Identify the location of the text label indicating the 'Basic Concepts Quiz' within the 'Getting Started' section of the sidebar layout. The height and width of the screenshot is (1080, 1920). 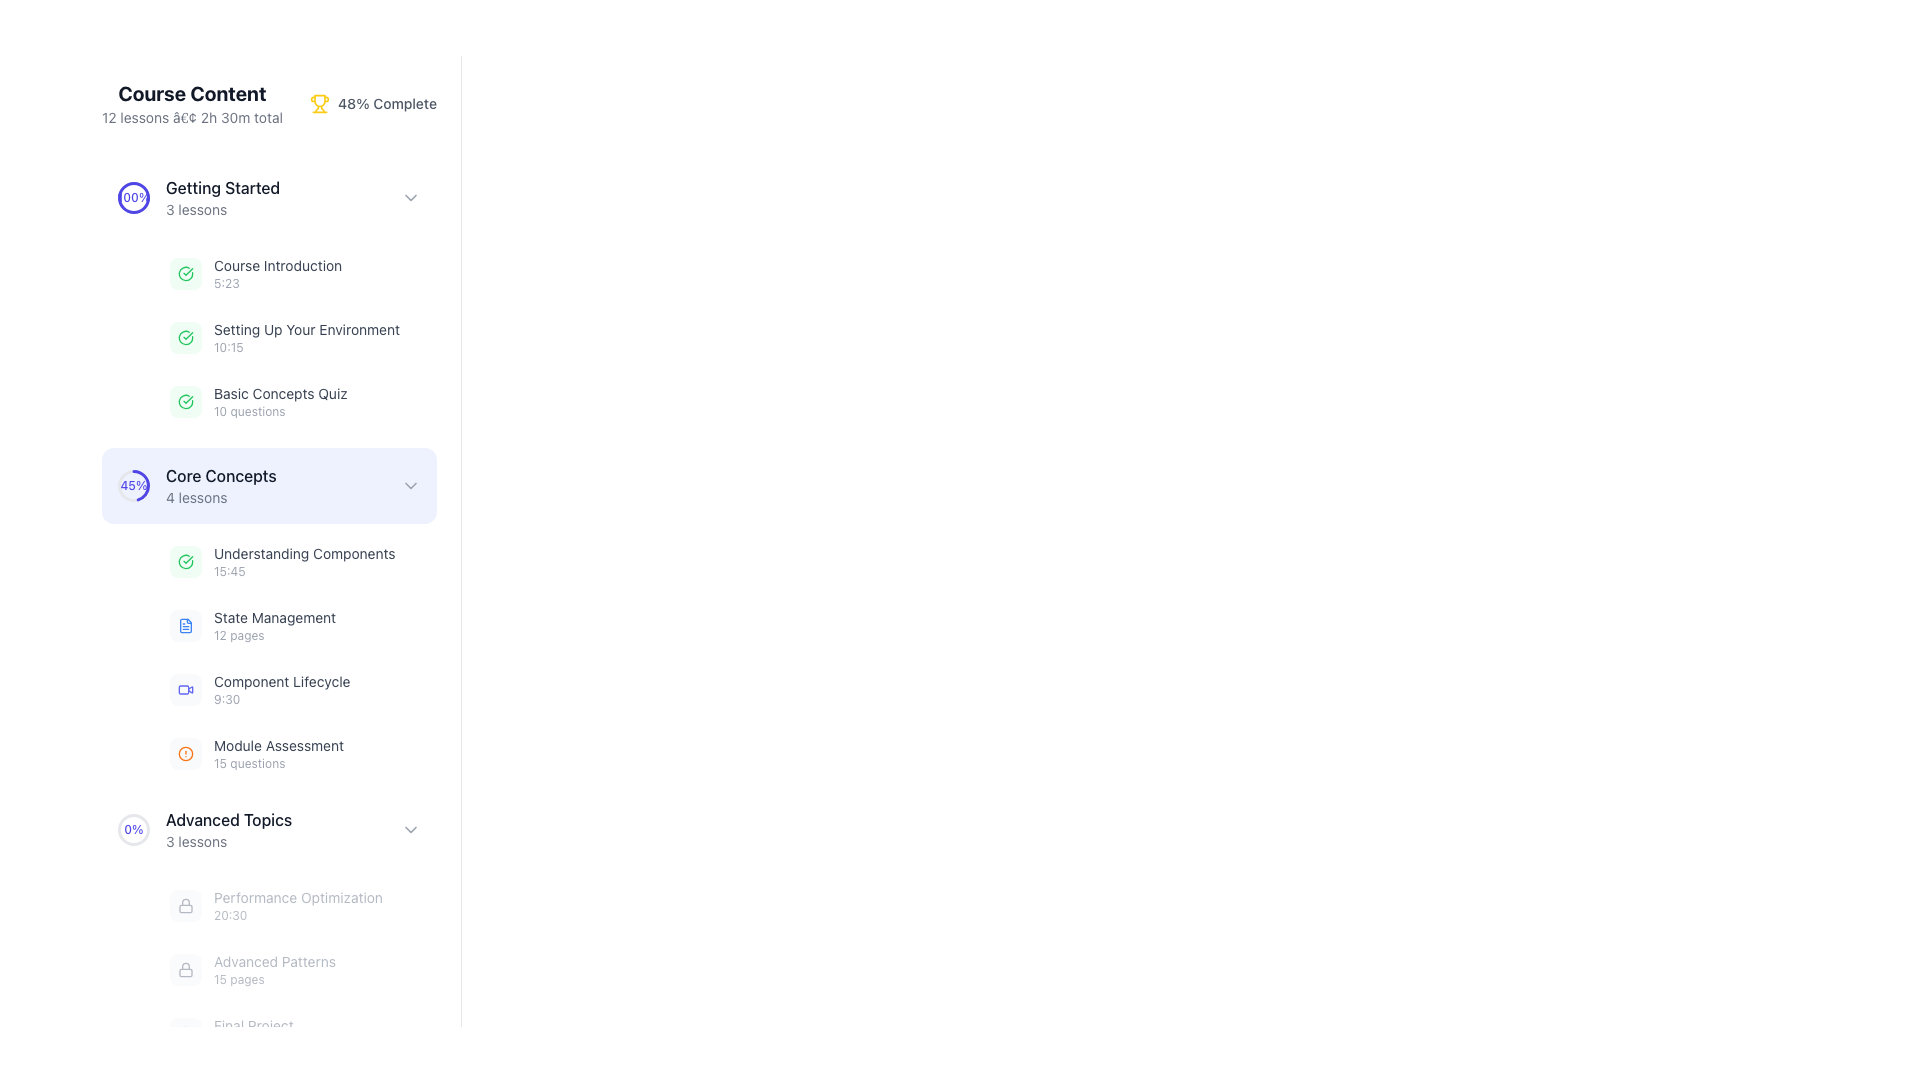
(279, 393).